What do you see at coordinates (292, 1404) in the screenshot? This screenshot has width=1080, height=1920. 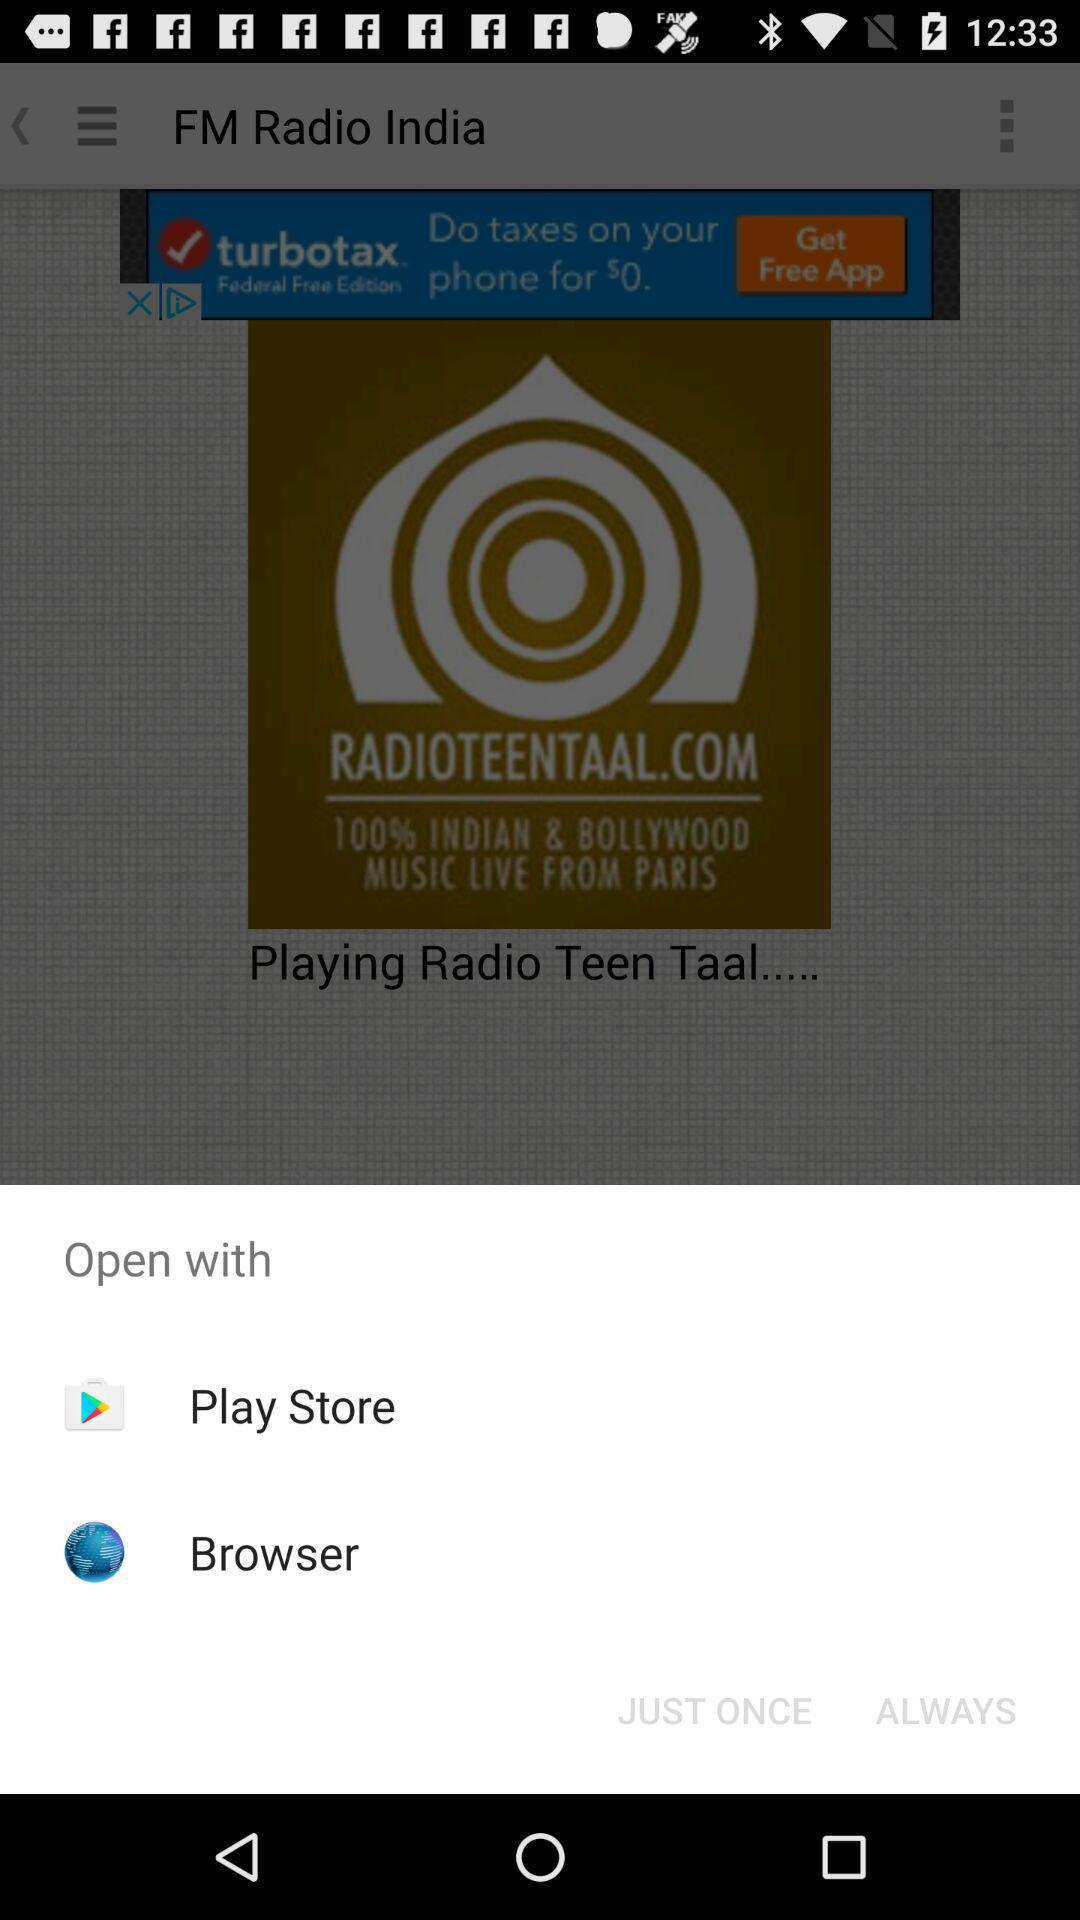 I see `the item above browser app` at bounding box center [292, 1404].